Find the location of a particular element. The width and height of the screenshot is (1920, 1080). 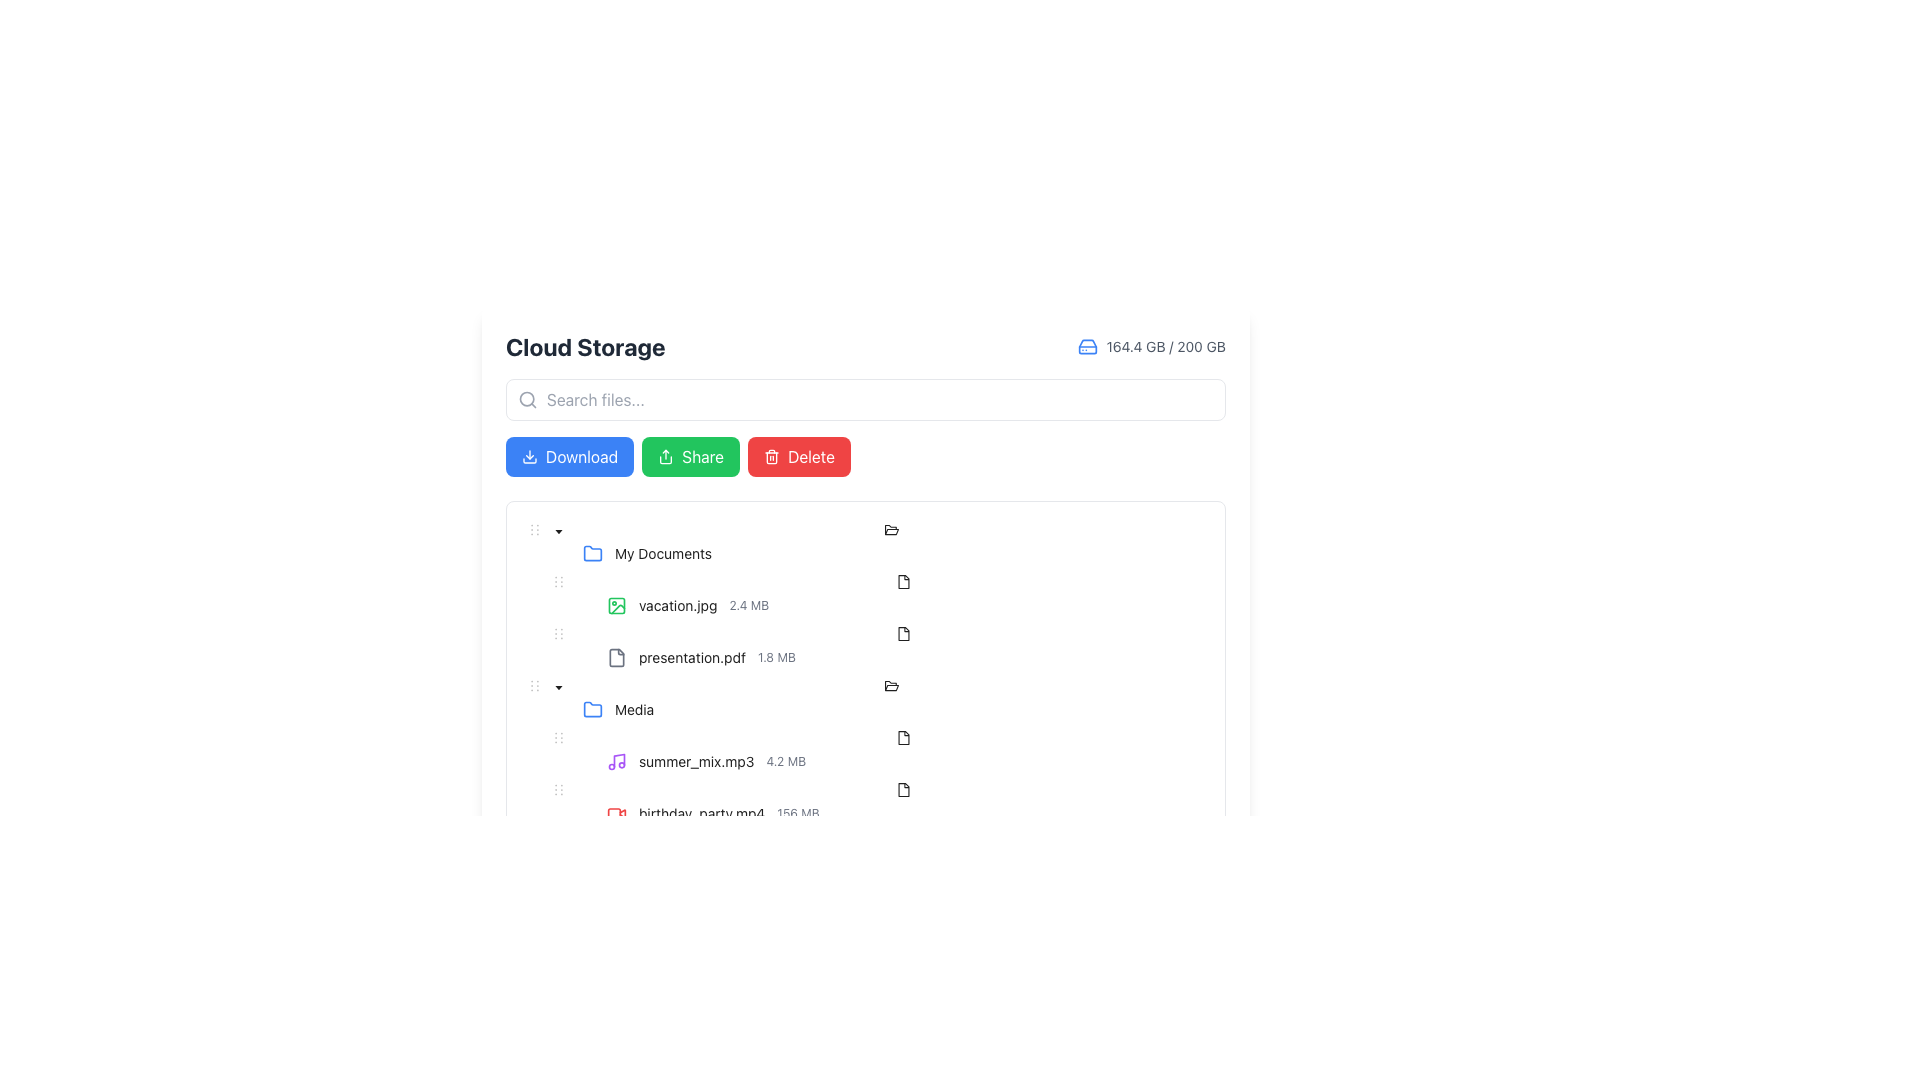

the stylized folder icon located to the right of the text 'Media' in the list view section of the interface is located at coordinates (891, 527).